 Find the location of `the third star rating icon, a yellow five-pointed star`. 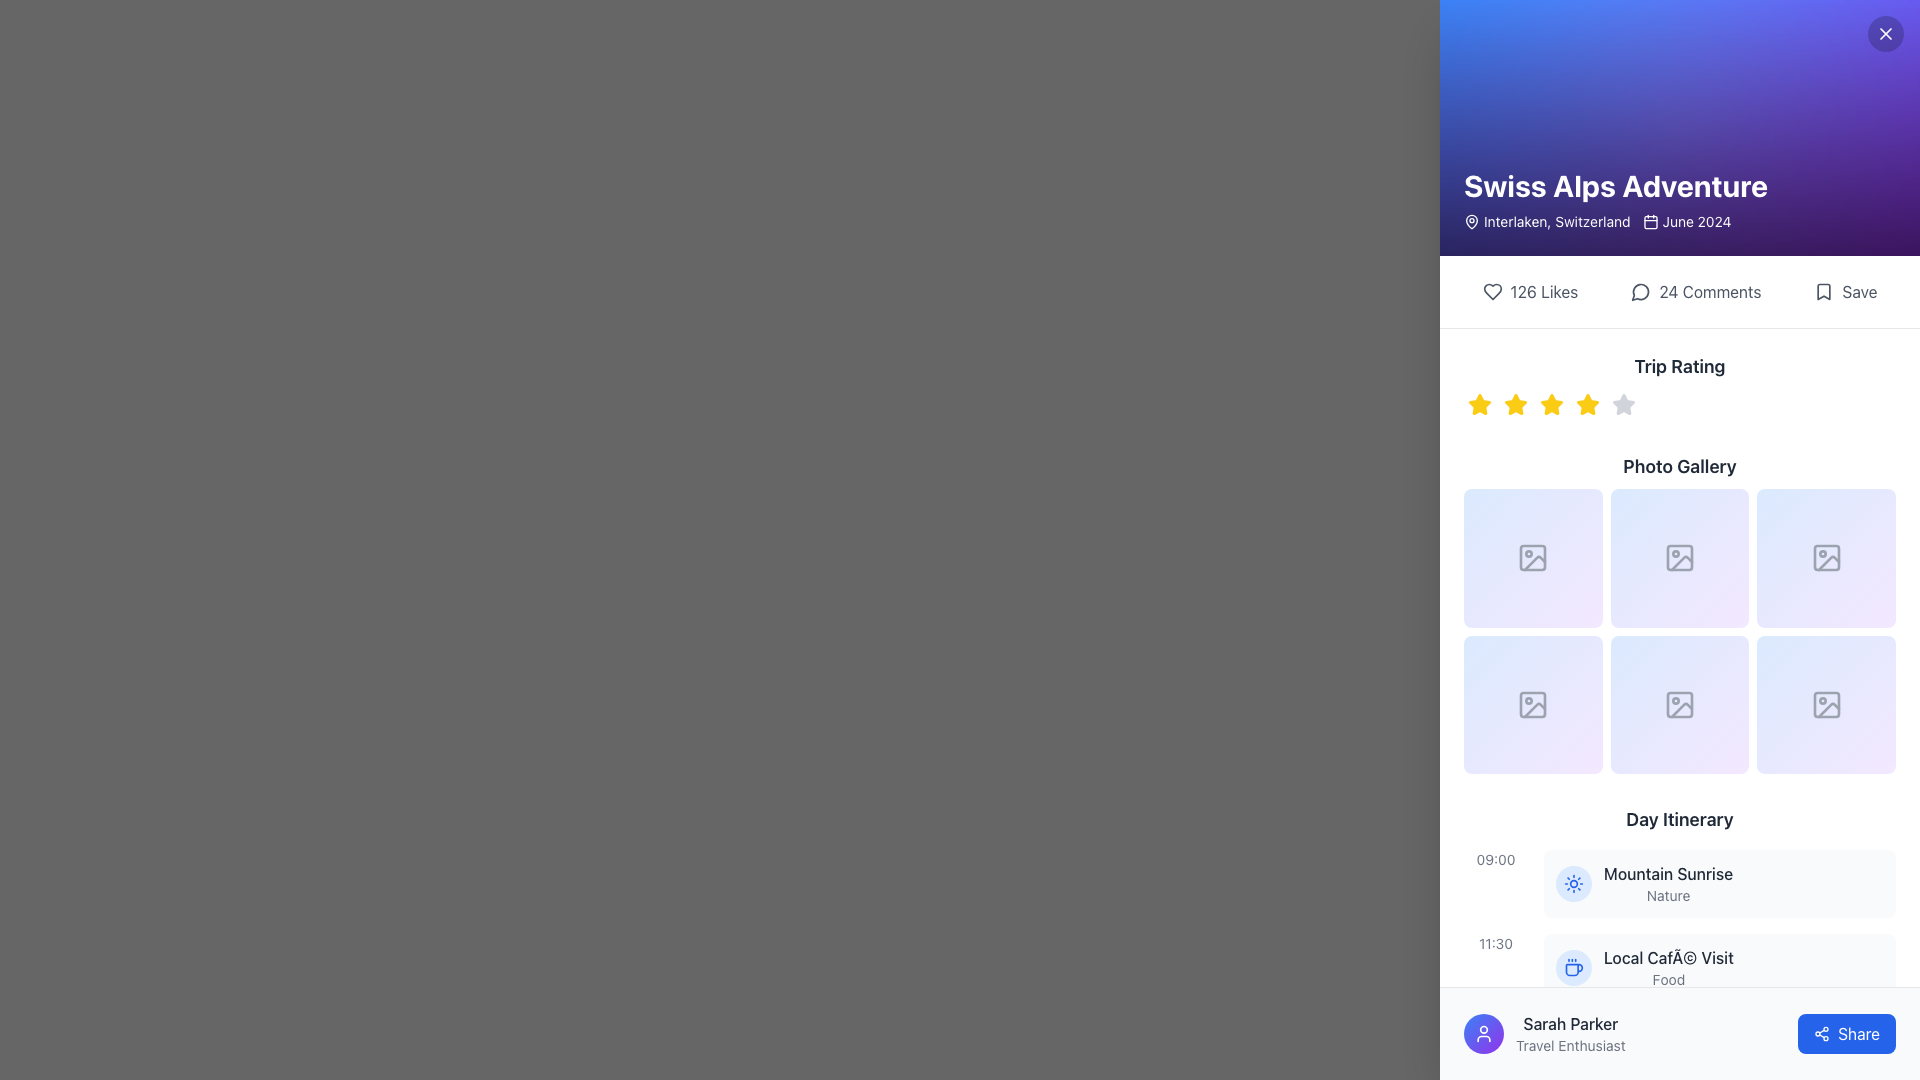

the third star rating icon, a yellow five-pointed star is located at coordinates (1587, 404).